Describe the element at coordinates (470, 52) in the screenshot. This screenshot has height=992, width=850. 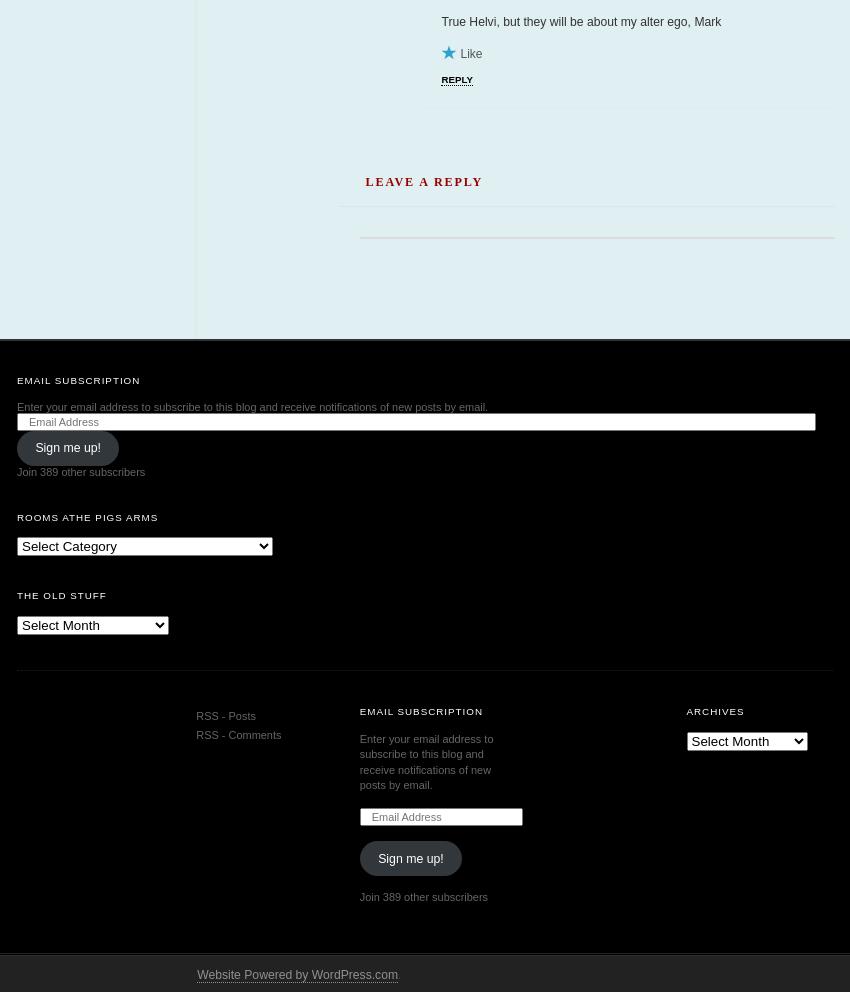
I see `'Like'` at that location.